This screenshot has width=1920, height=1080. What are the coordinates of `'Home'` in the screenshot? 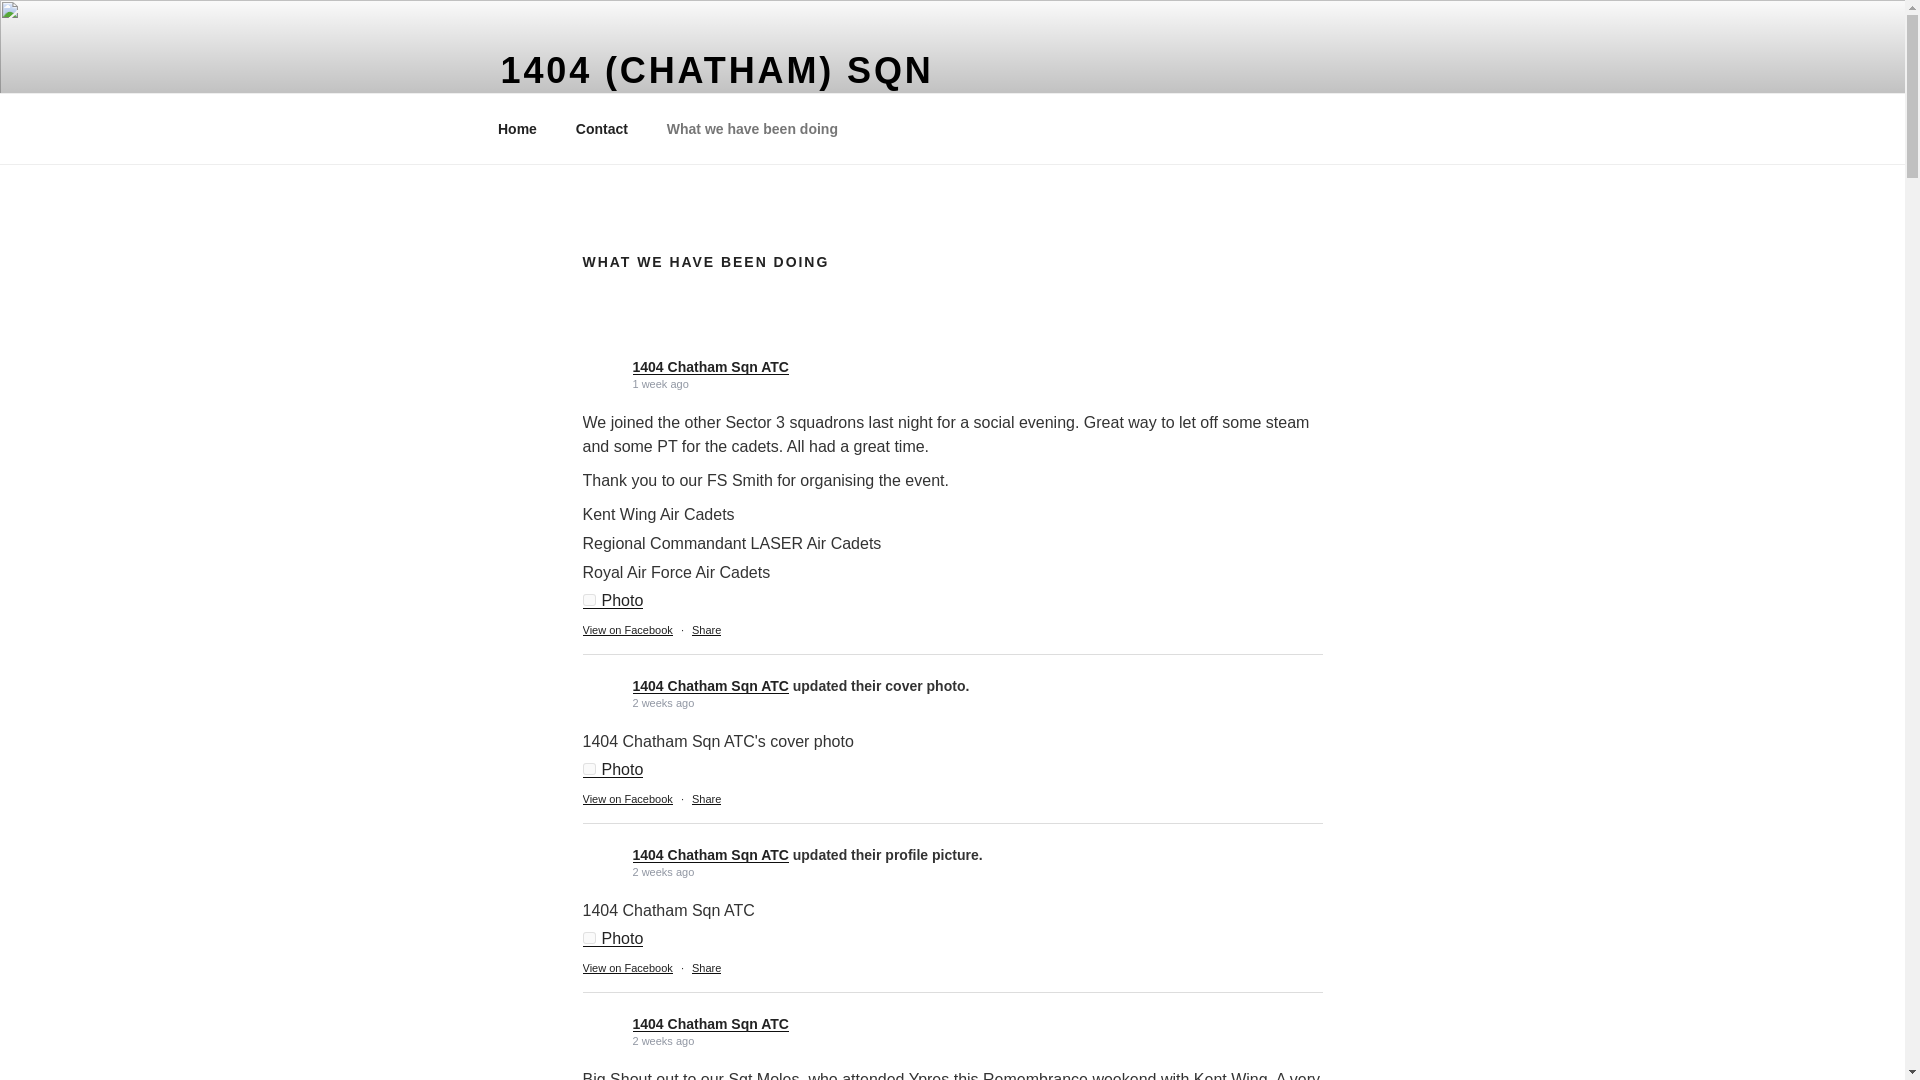 It's located at (517, 128).